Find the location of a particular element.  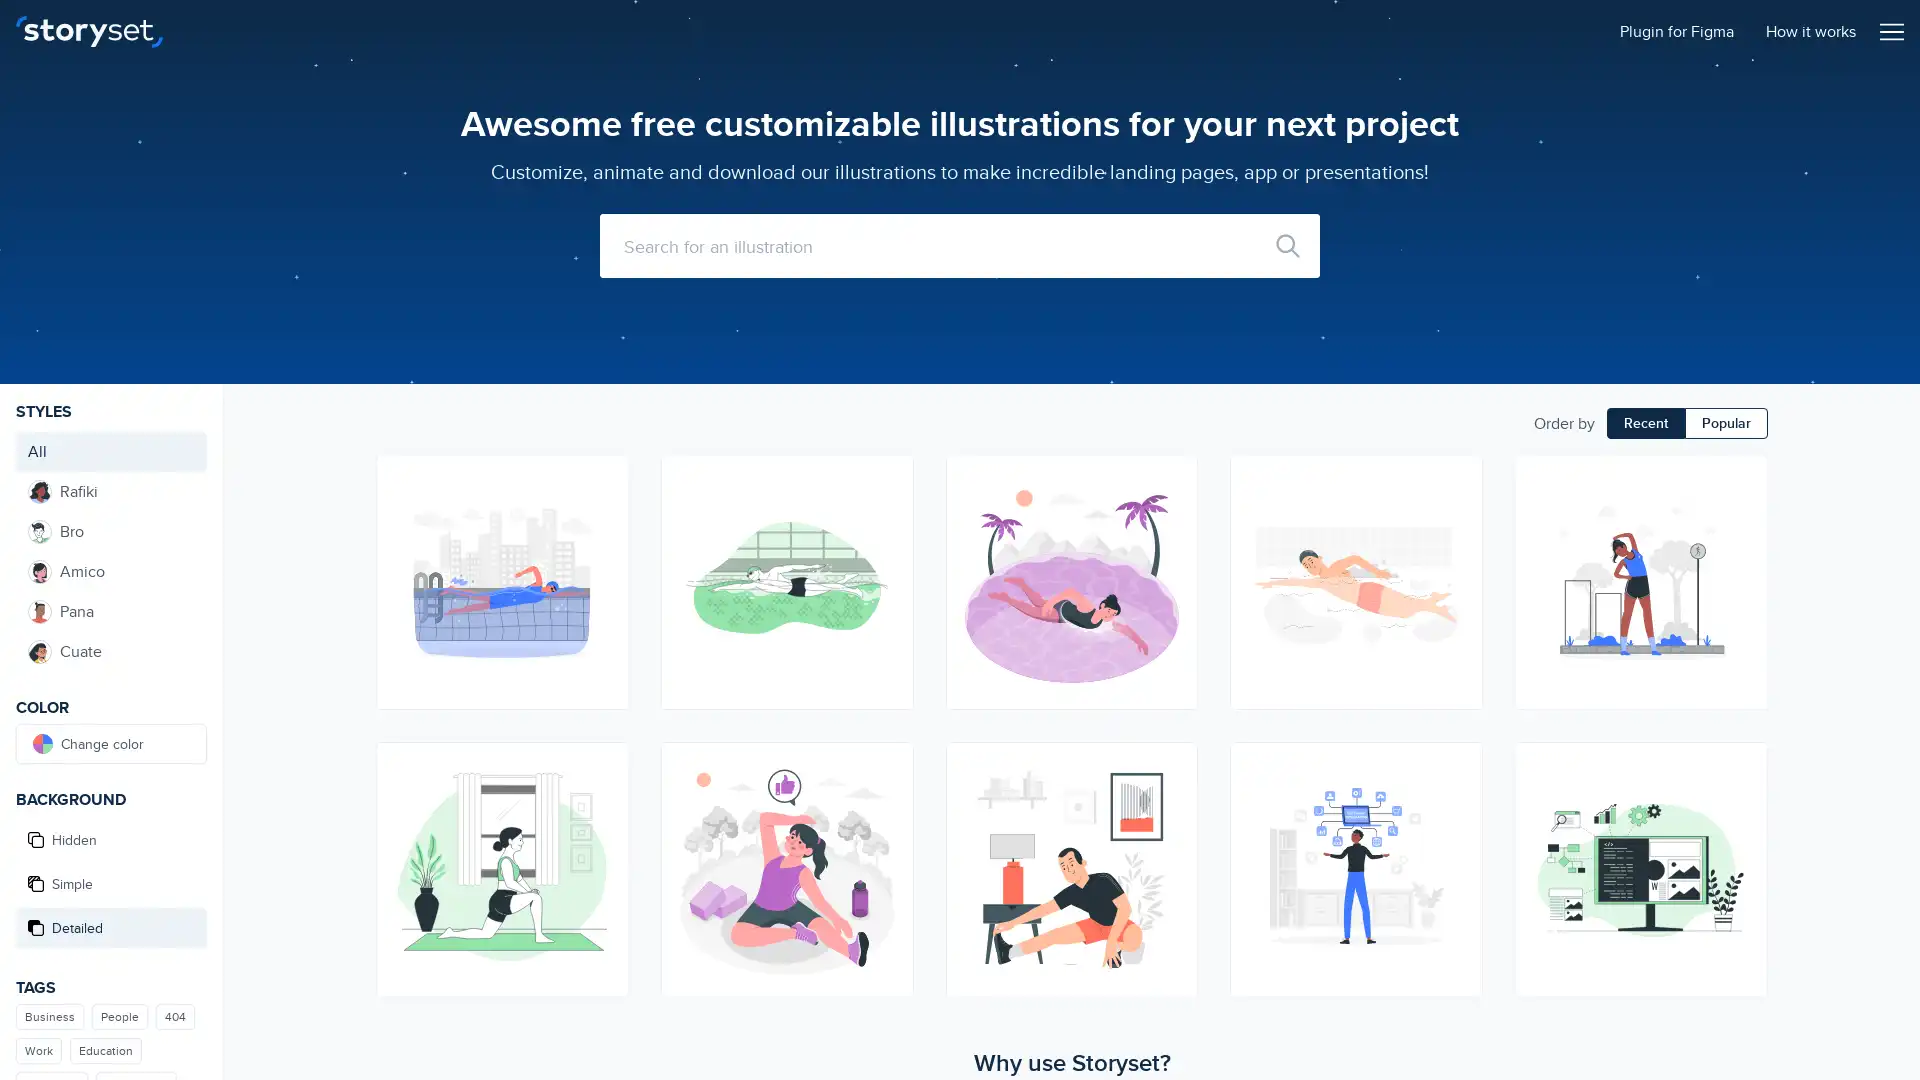

Detailed is located at coordinates (110, 928).